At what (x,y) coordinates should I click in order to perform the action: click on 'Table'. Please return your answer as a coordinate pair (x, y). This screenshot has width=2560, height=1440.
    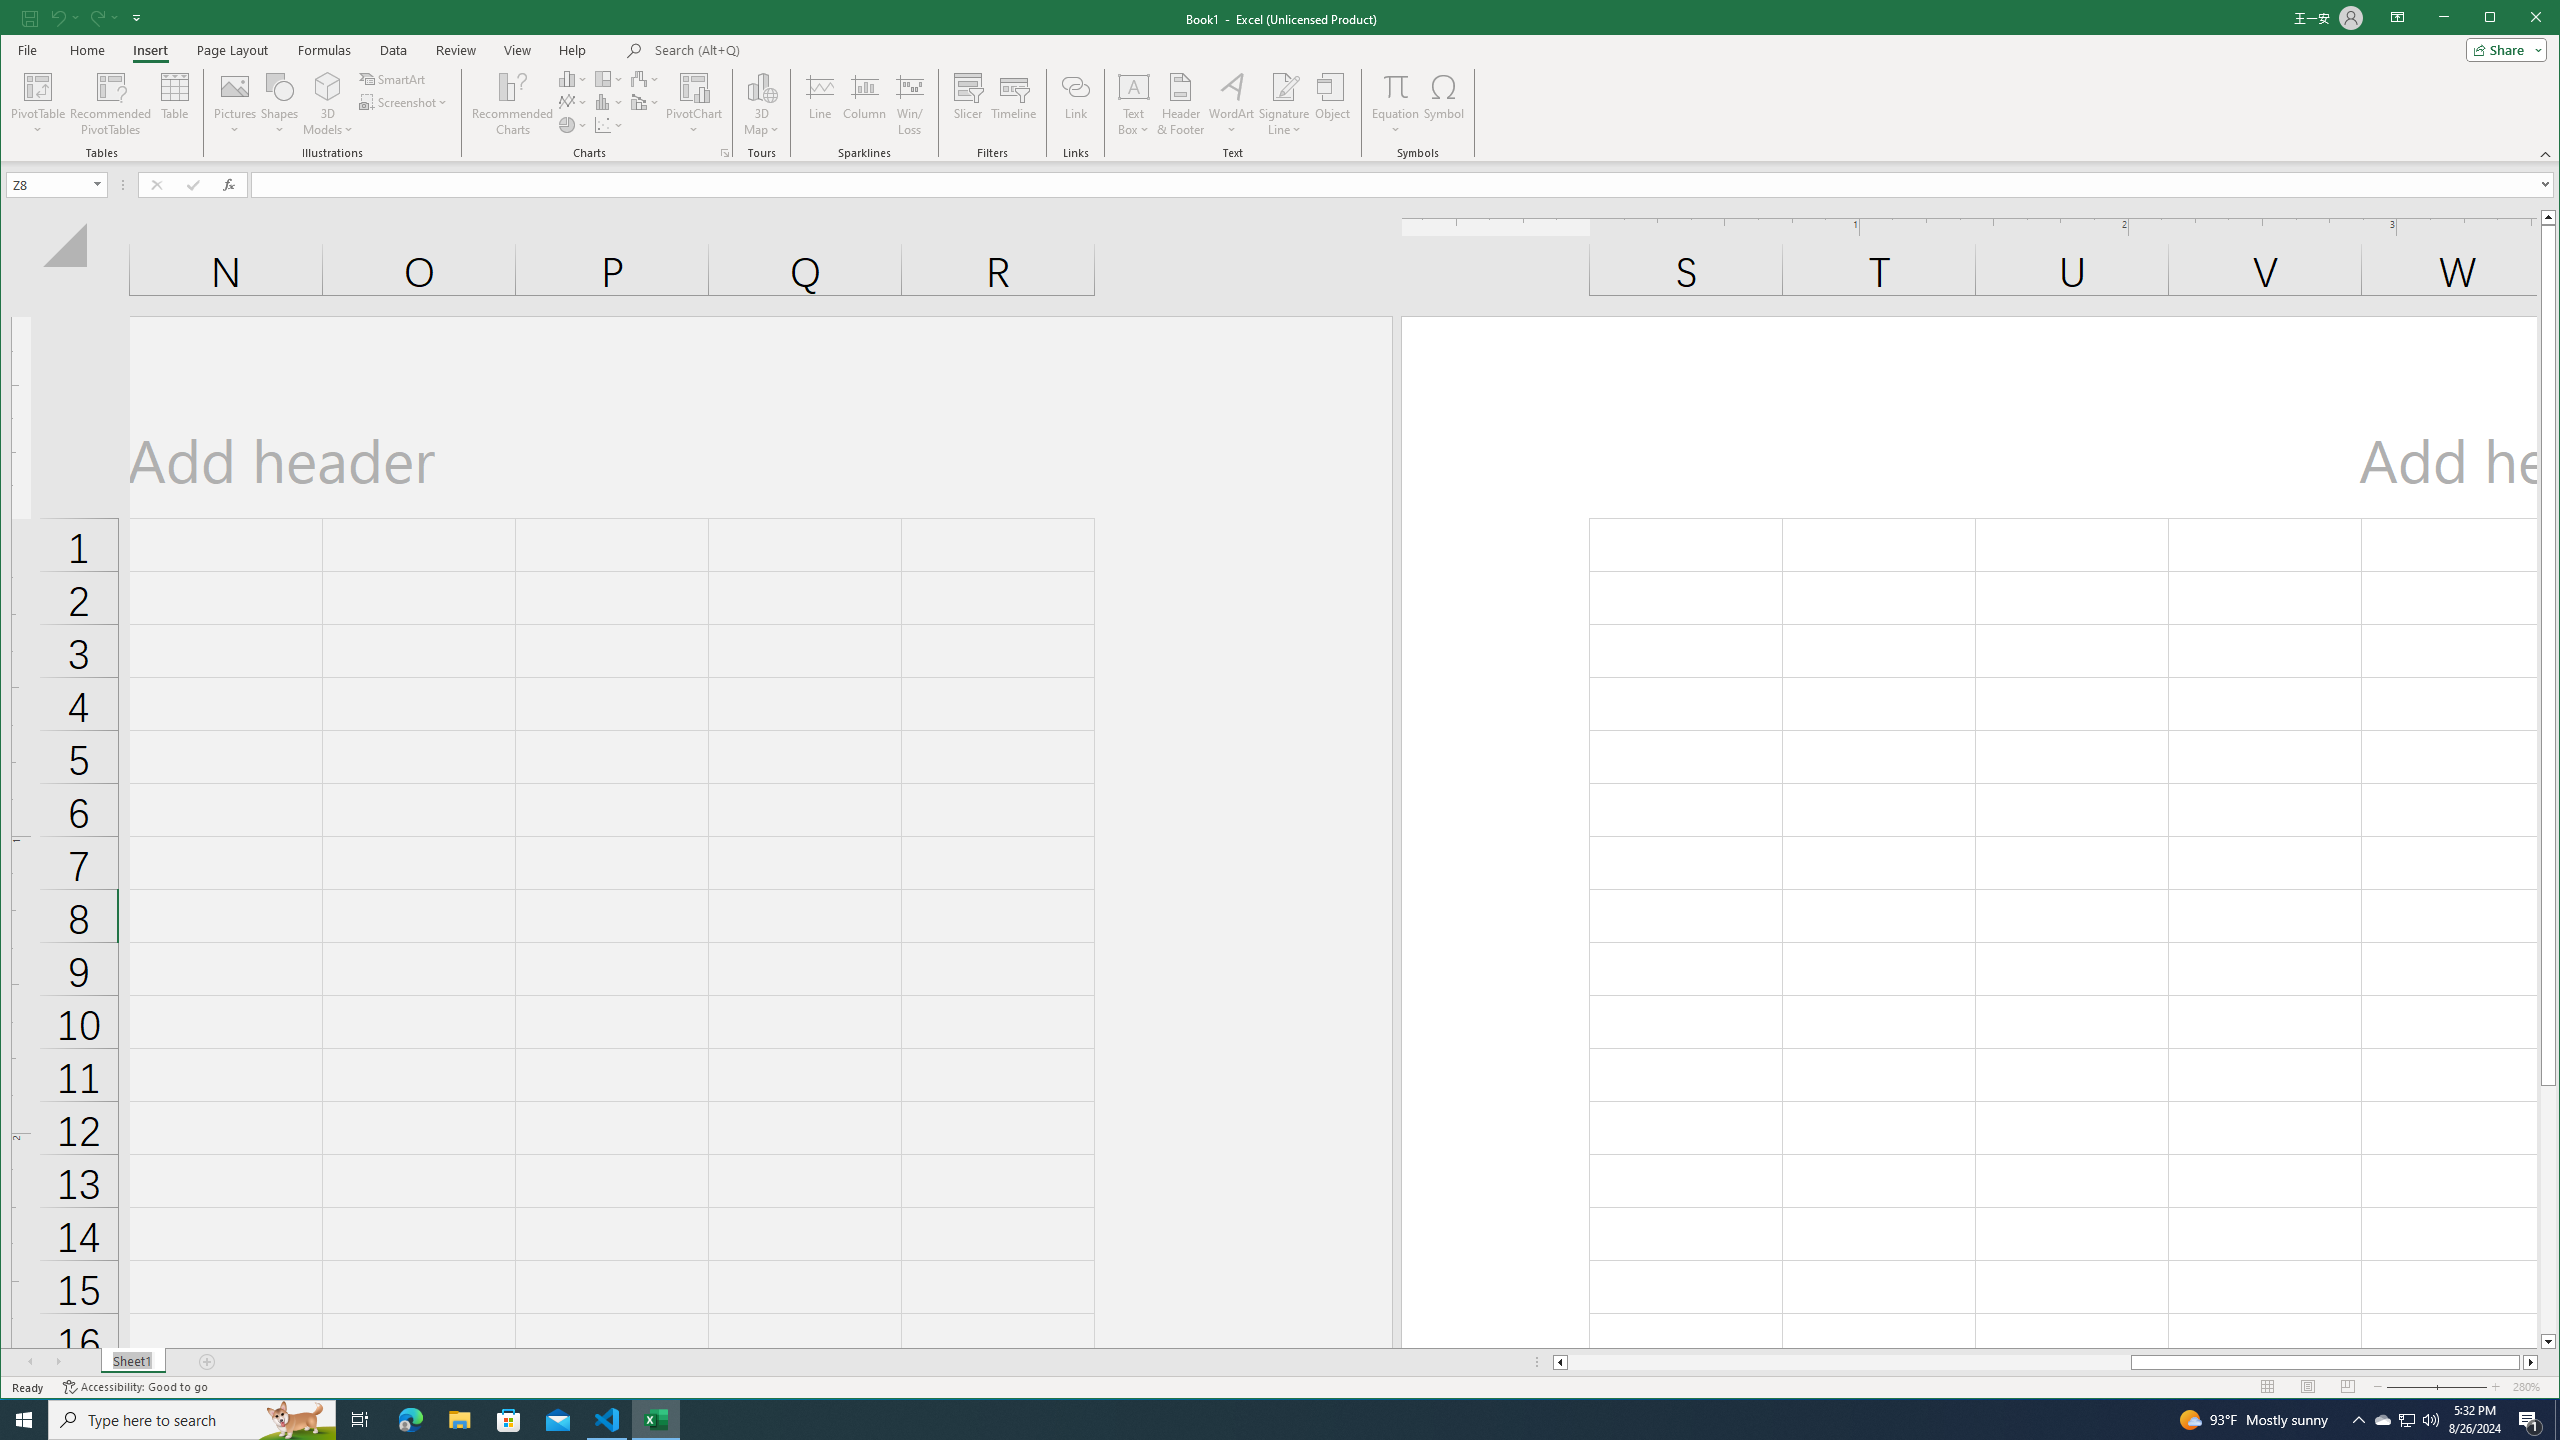
    Looking at the image, I should click on (175, 103).